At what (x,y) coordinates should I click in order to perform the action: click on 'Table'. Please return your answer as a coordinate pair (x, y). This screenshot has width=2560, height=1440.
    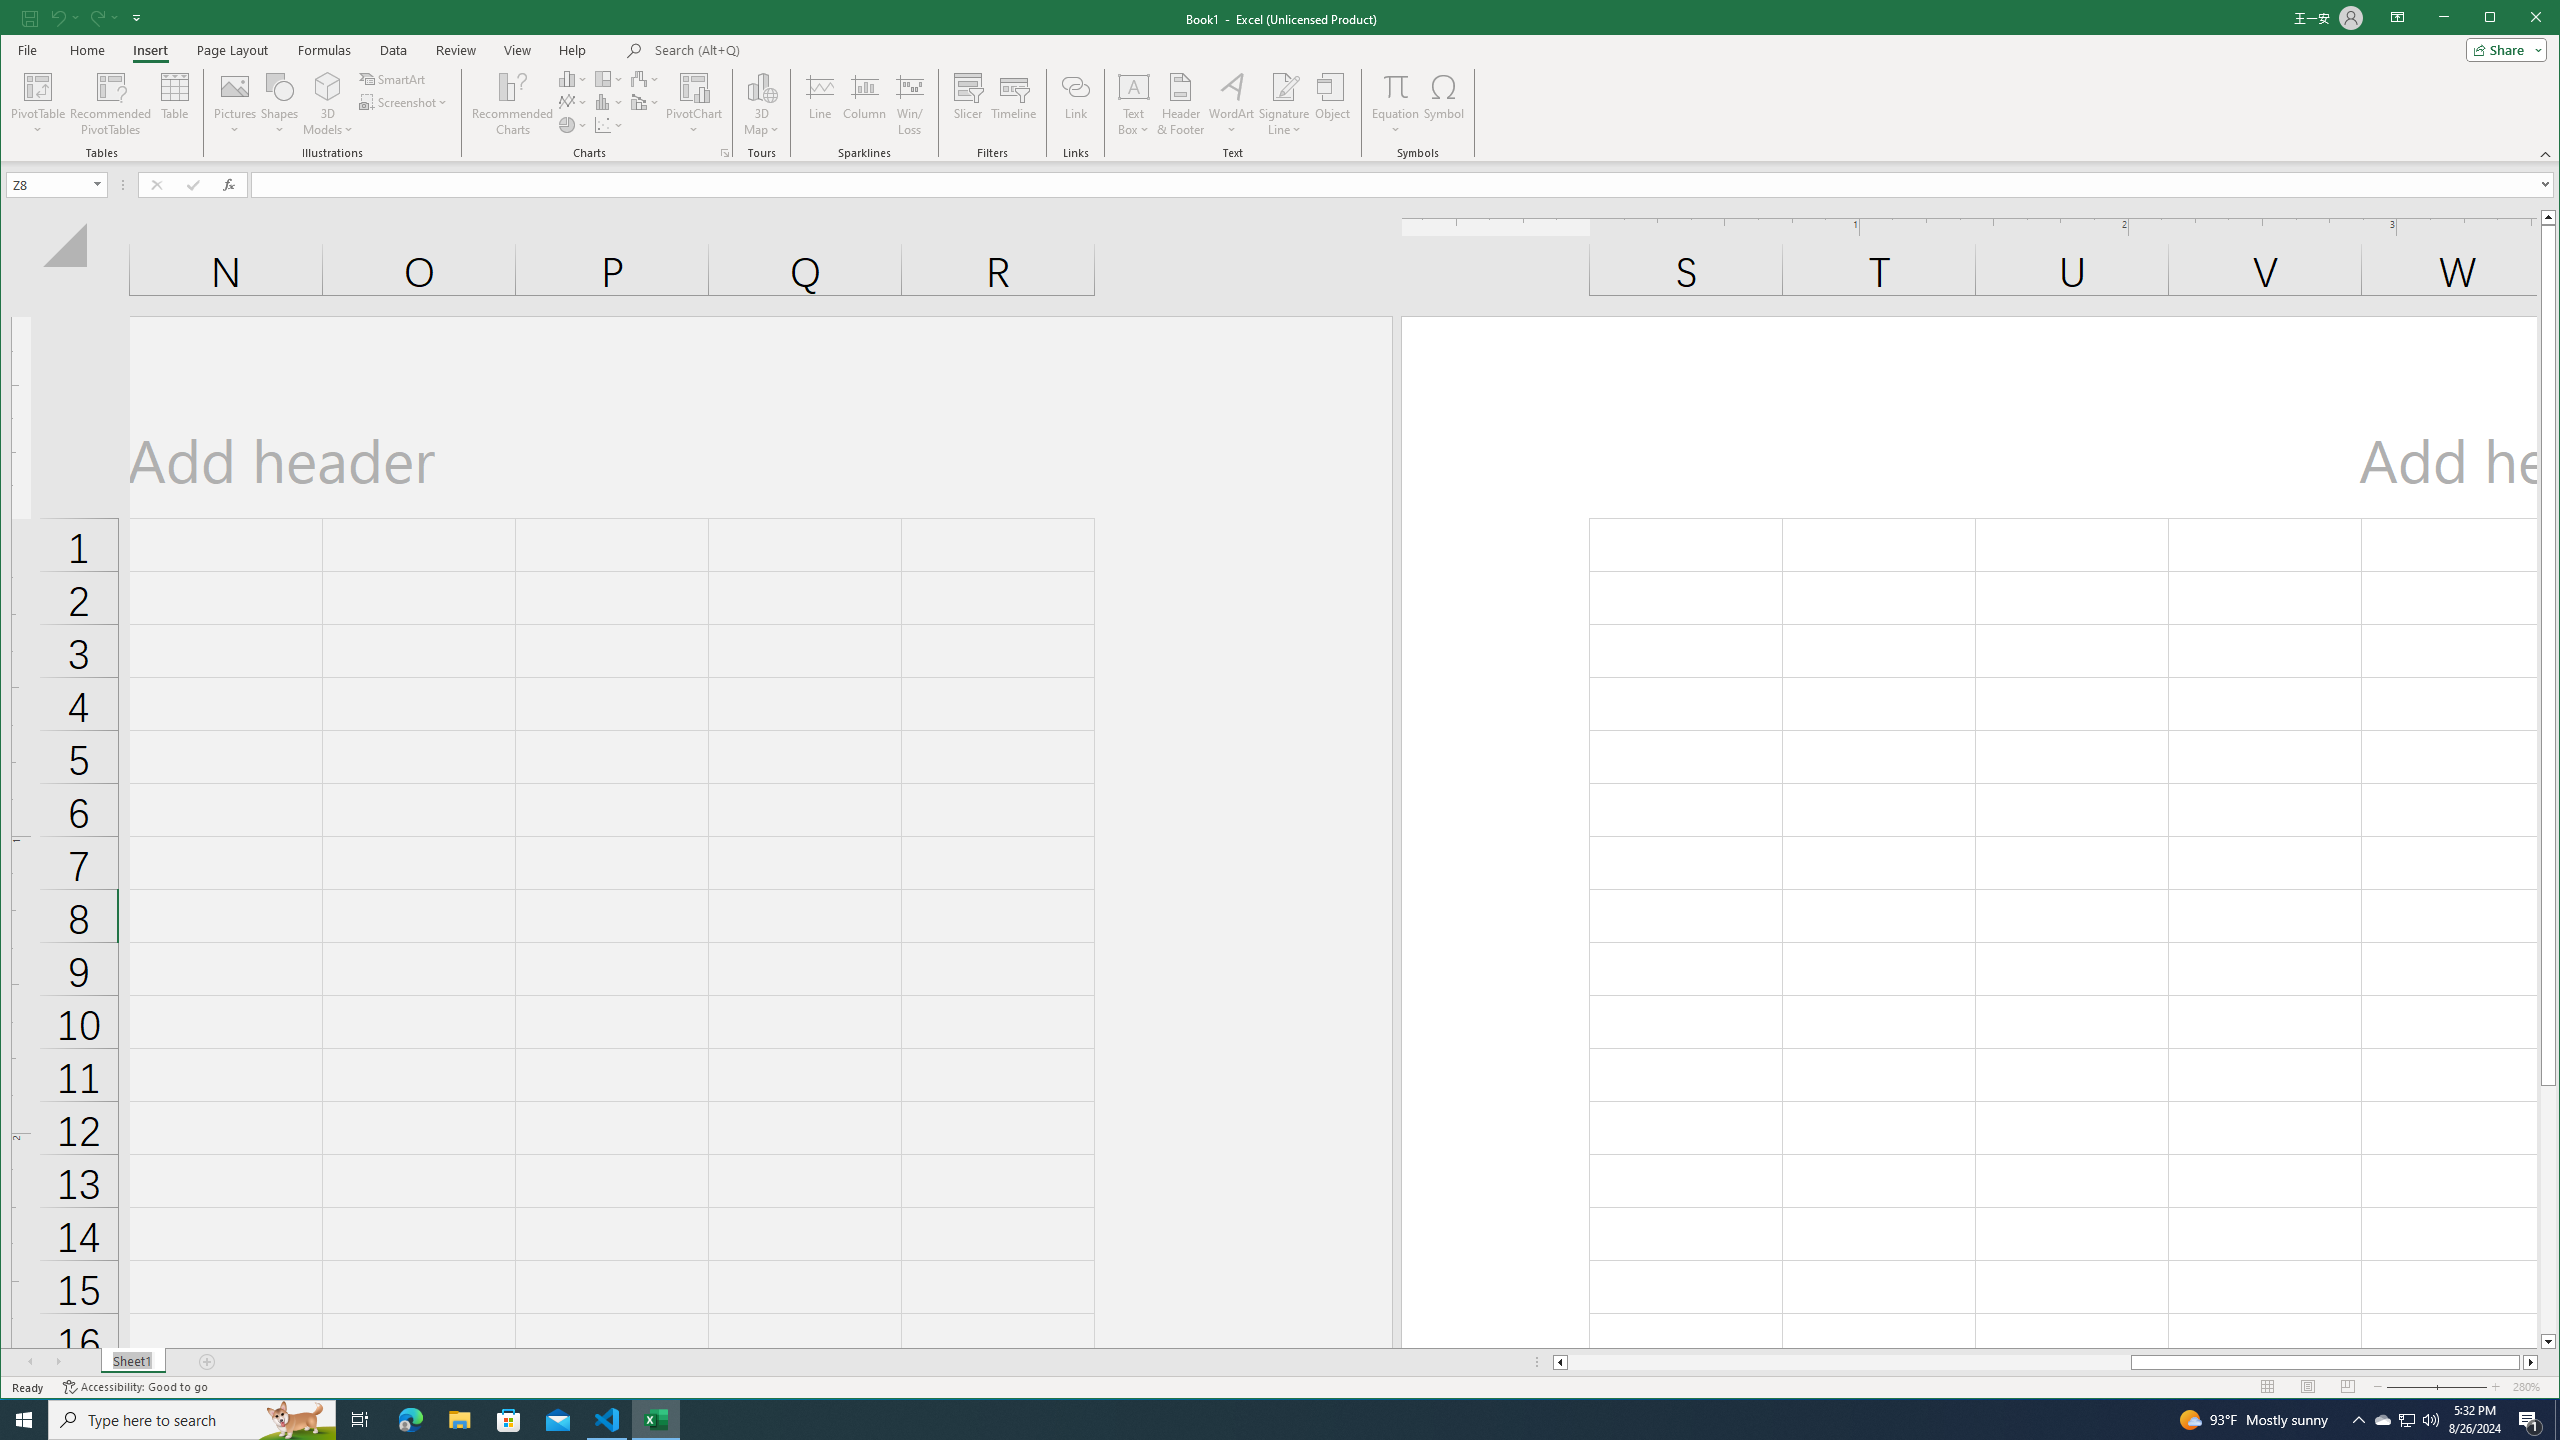
    Looking at the image, I should click on (175, 103).